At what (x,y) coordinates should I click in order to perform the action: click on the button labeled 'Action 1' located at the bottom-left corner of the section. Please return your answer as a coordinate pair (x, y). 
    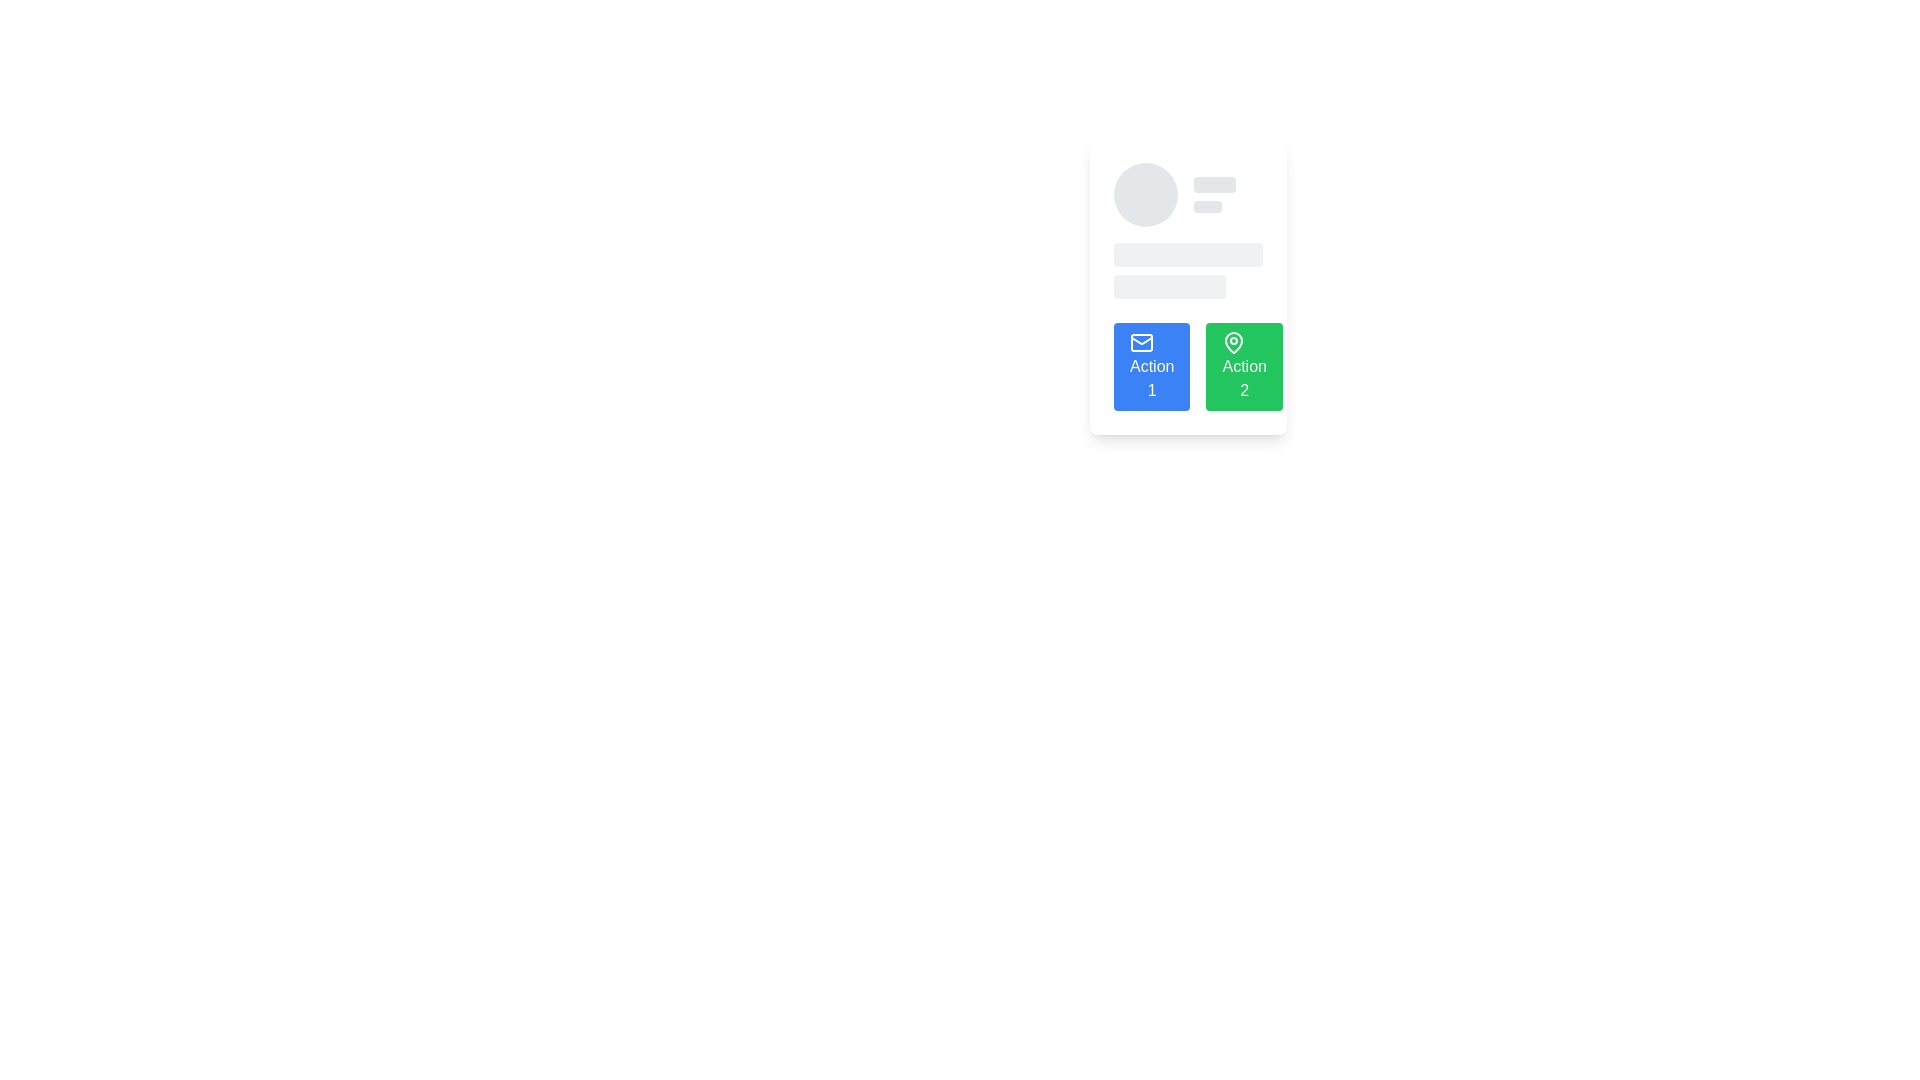
    Looking at the image, I should click on (1152, 366).